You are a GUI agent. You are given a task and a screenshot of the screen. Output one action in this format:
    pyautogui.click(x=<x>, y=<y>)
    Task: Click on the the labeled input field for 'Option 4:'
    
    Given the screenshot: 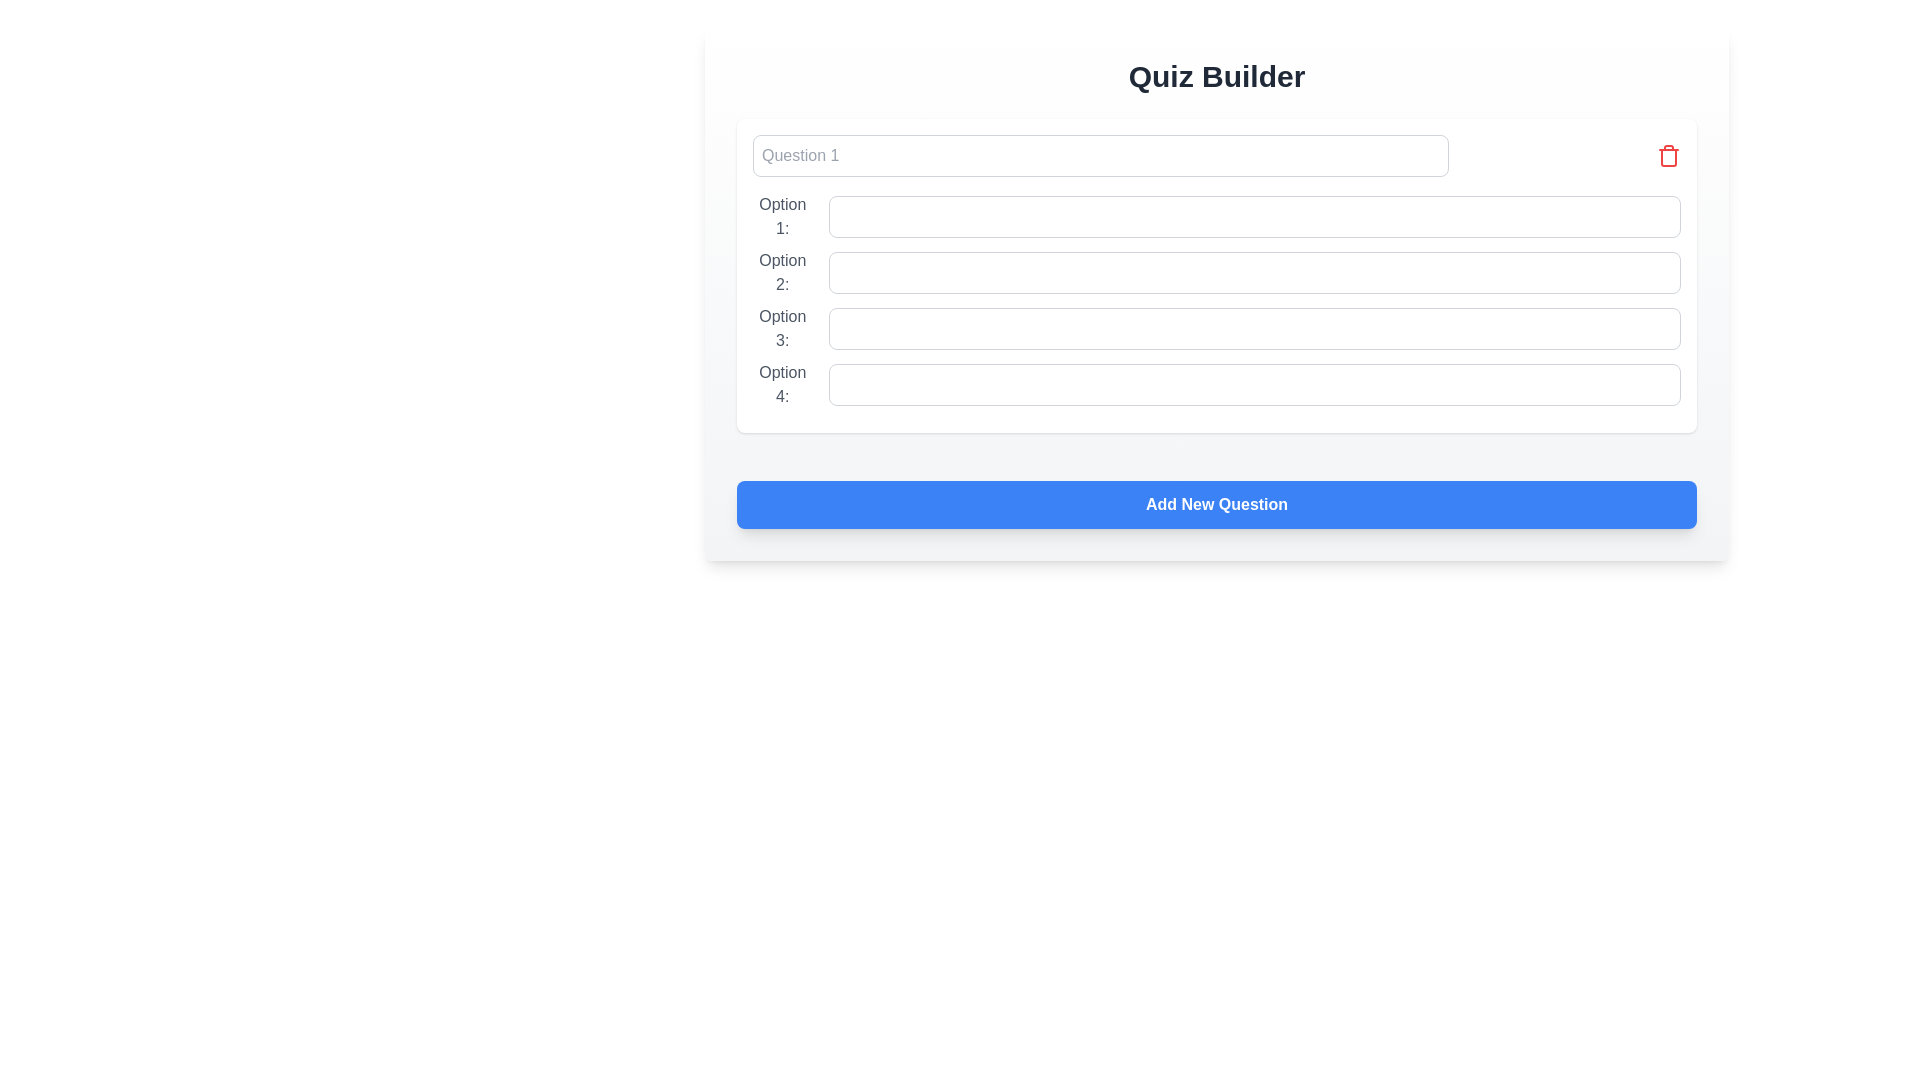 What is the action you would take?
    pyautogui.click(x=1216, y=385)
    